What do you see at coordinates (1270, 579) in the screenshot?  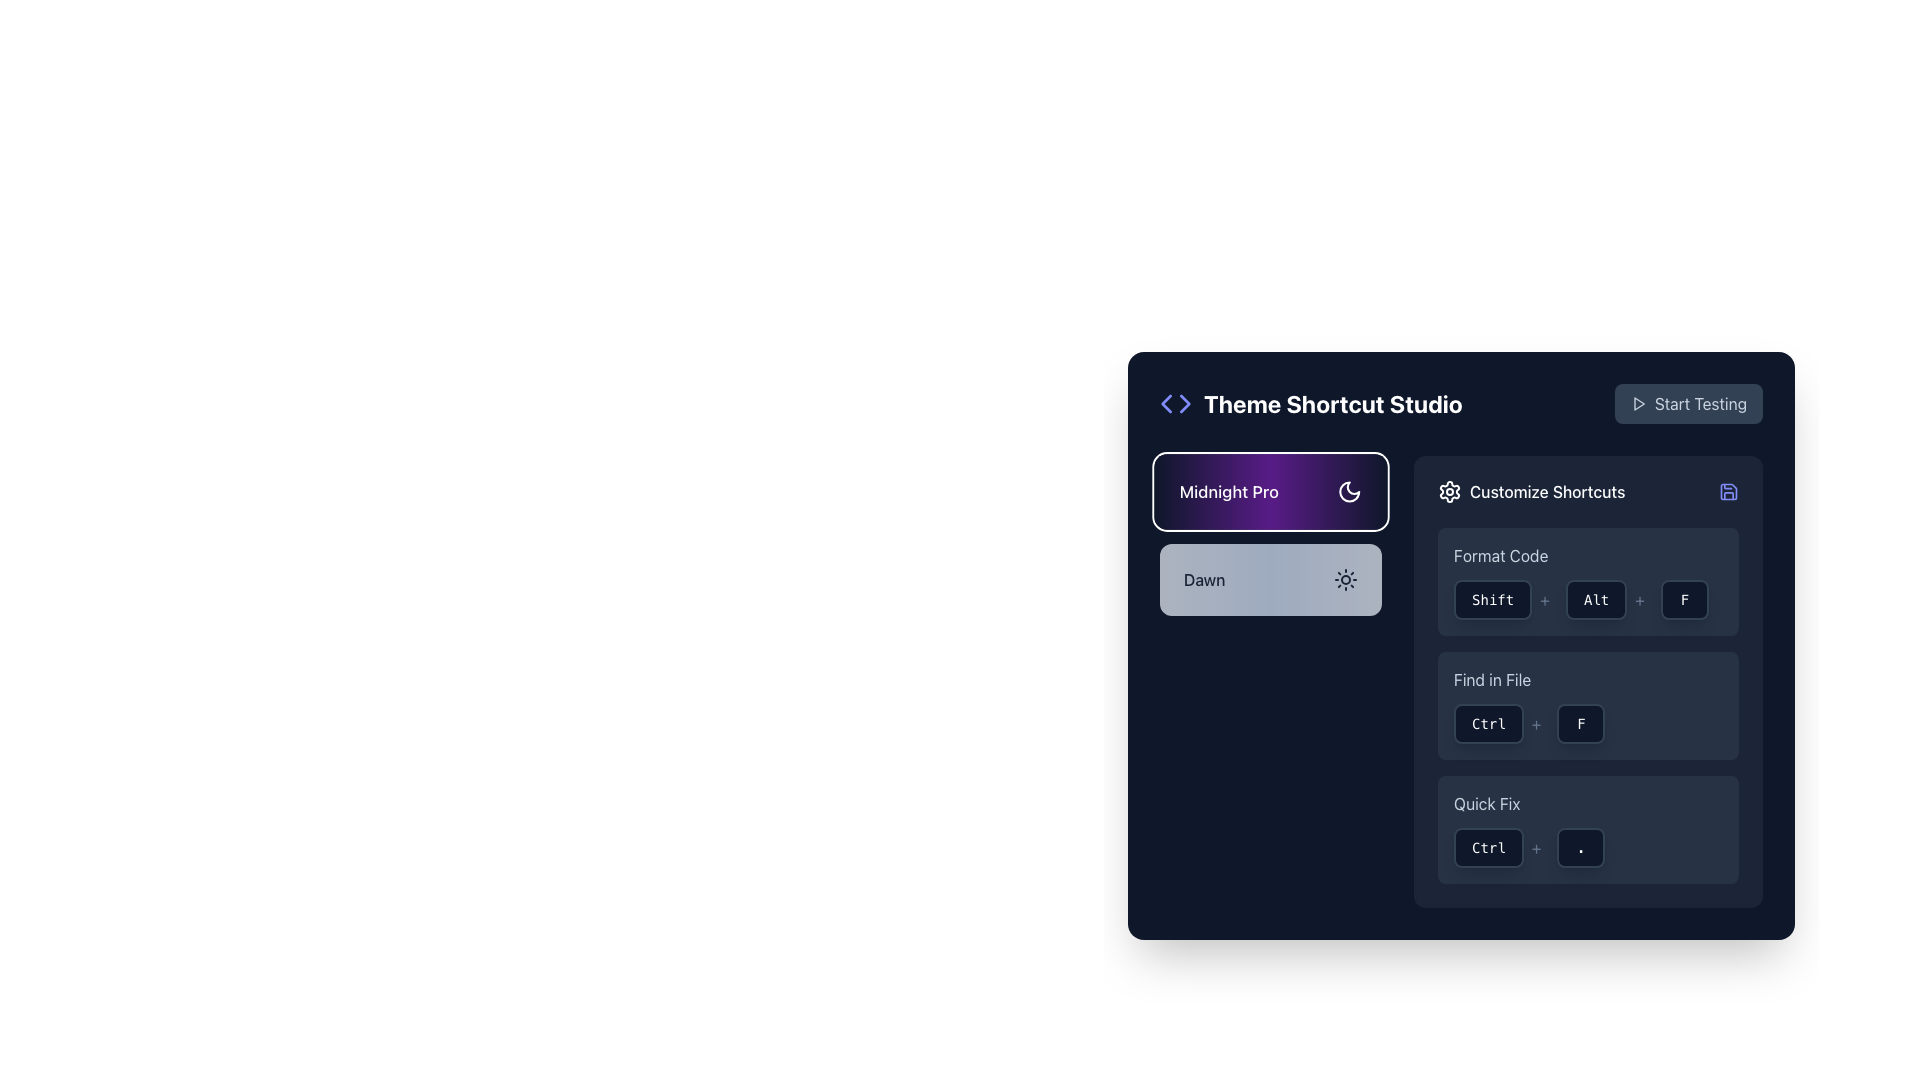 I see `the 'Dawn' theme selector option, which is located below the 'Midnight Pro' selector in the theme selector section` at bounding box center [1270, 579].